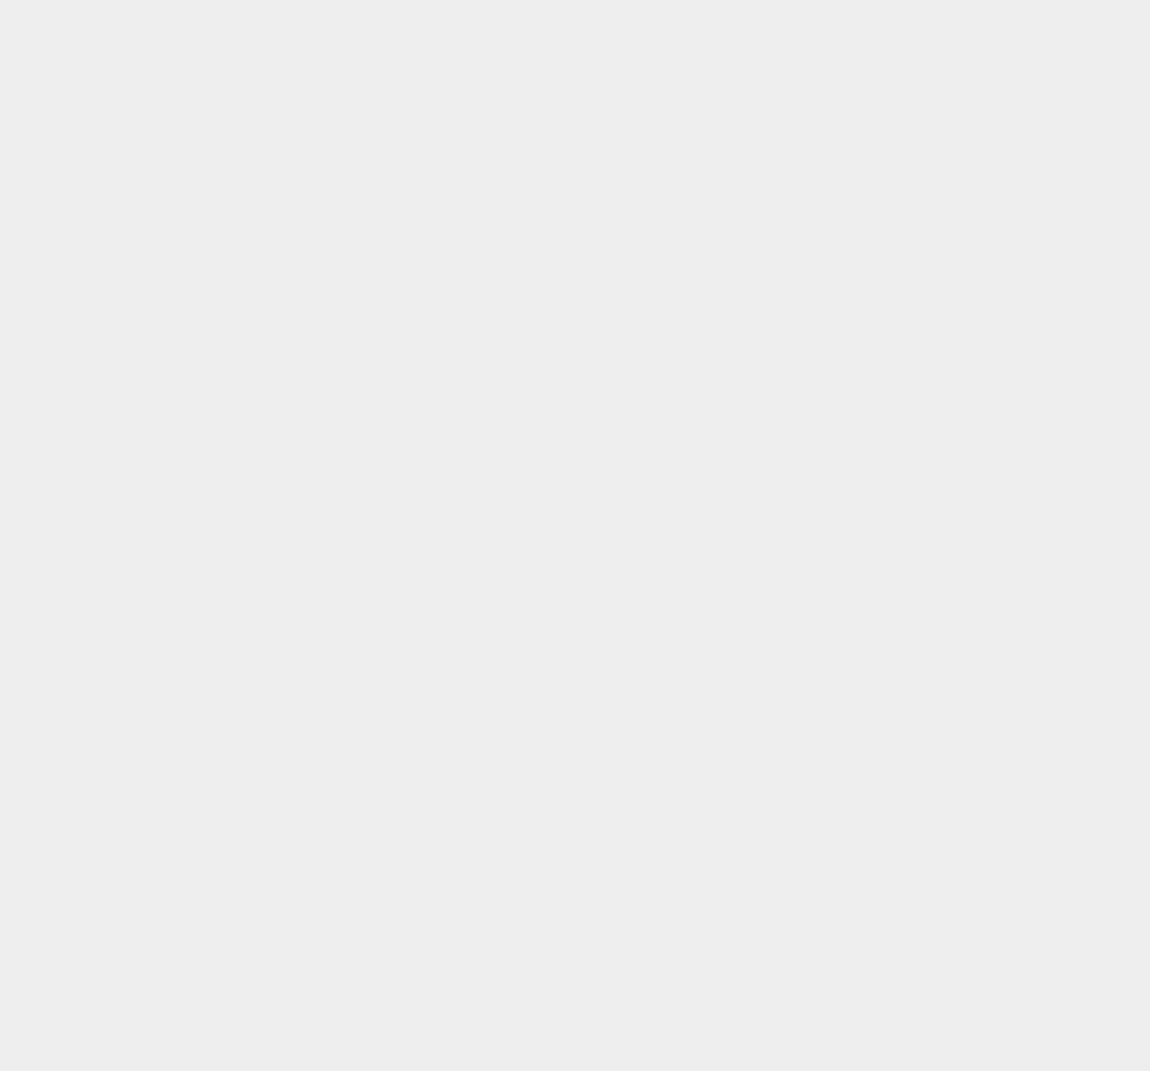 The width and height of the screenshot is (1150, 1071). Describe the element at coordinates (879, 743) in the screenshot. I see `'Windows Server 2022'` at that location.